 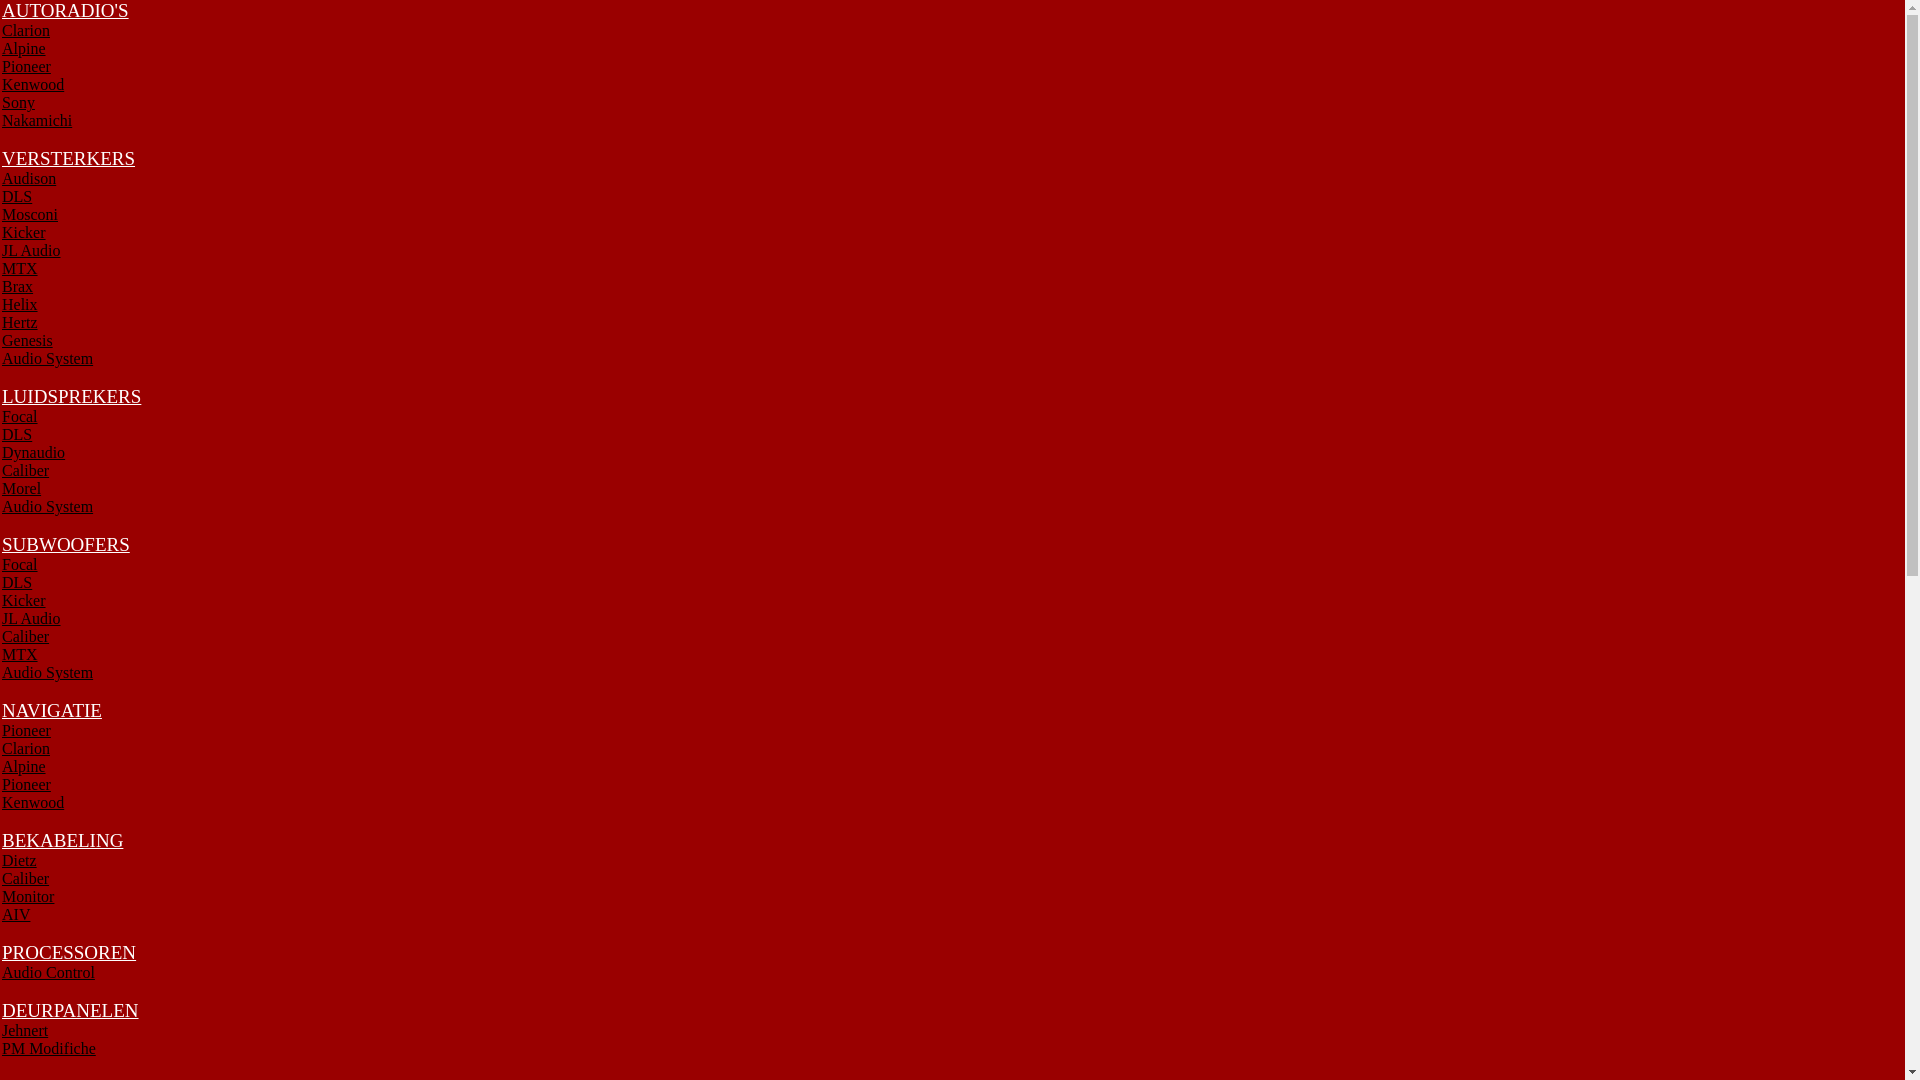 I want to click on 'Sony', so click(x=18, y=102).